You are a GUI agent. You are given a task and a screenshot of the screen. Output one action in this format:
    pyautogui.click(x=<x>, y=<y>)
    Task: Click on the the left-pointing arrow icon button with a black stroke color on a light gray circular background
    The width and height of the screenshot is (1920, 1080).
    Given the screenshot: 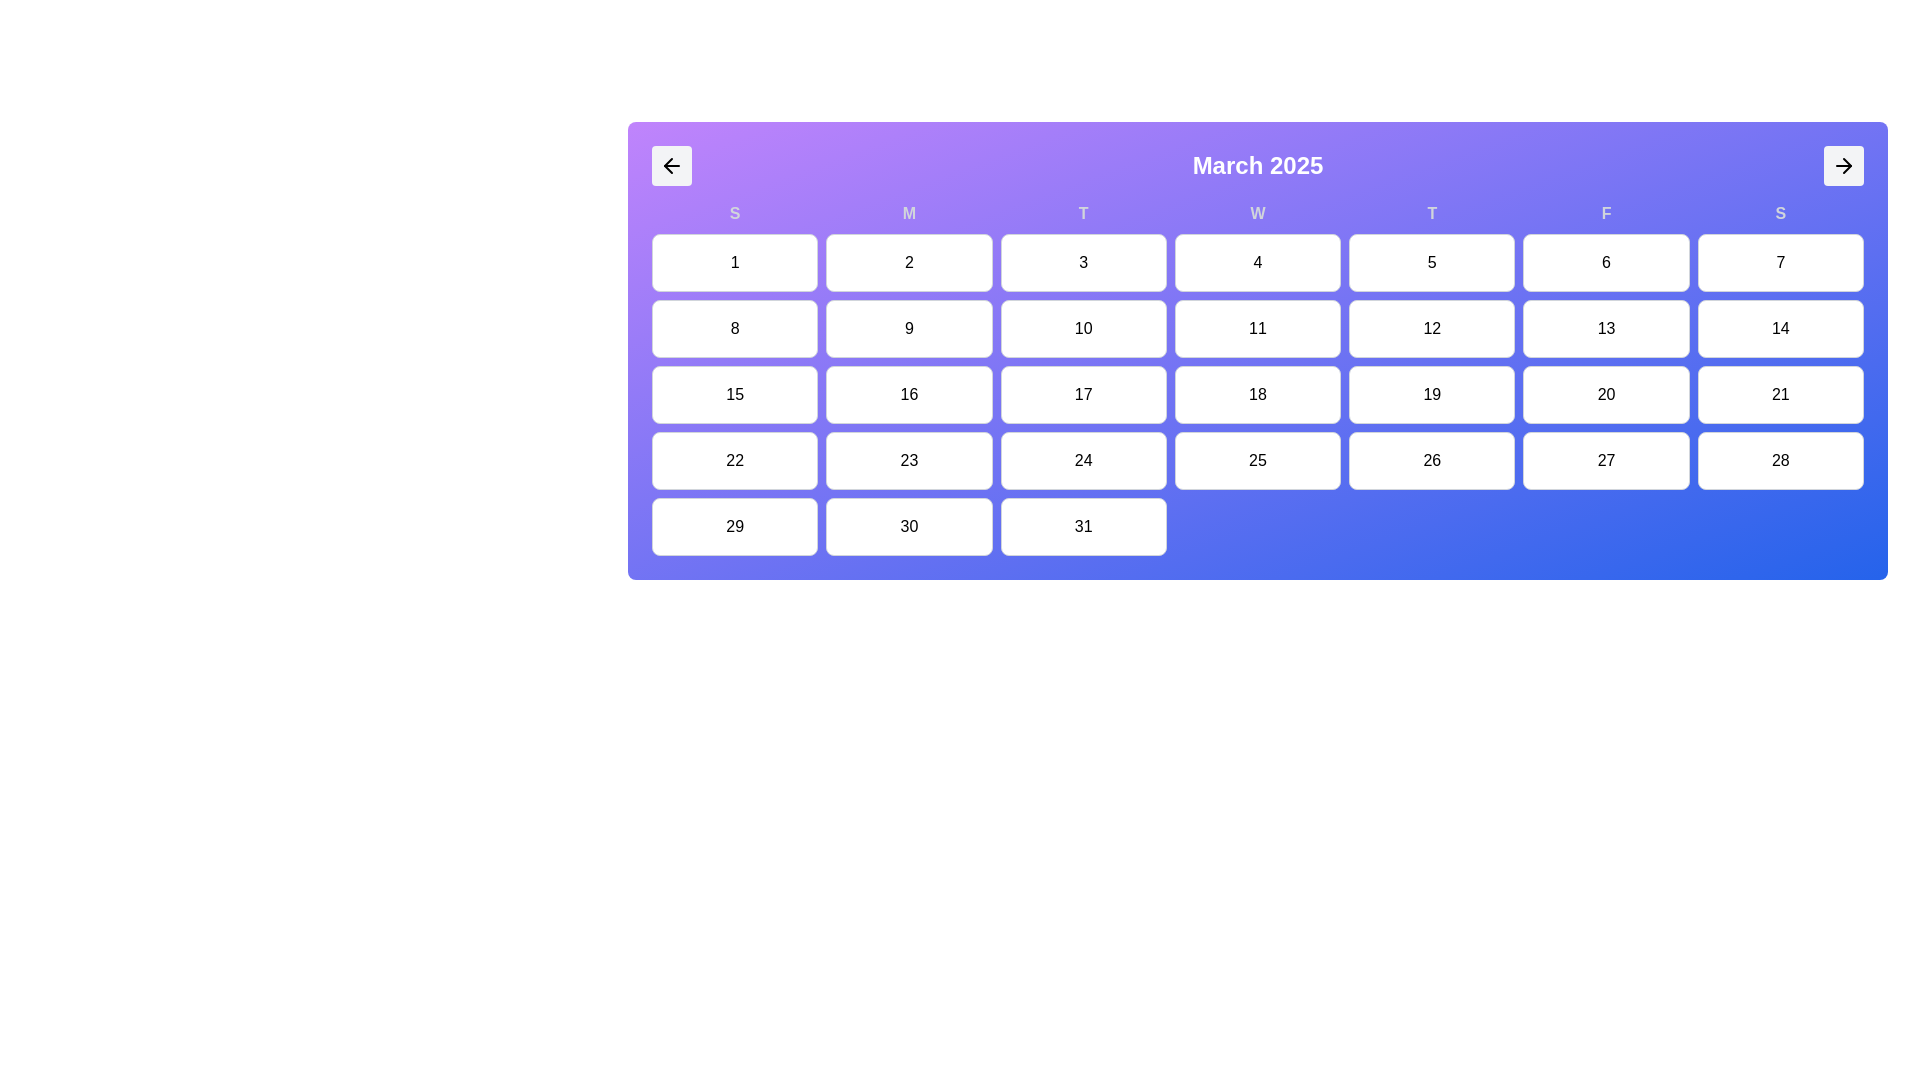 What is the action you would take?
    pyautogui.click(x=672, y=164)
    